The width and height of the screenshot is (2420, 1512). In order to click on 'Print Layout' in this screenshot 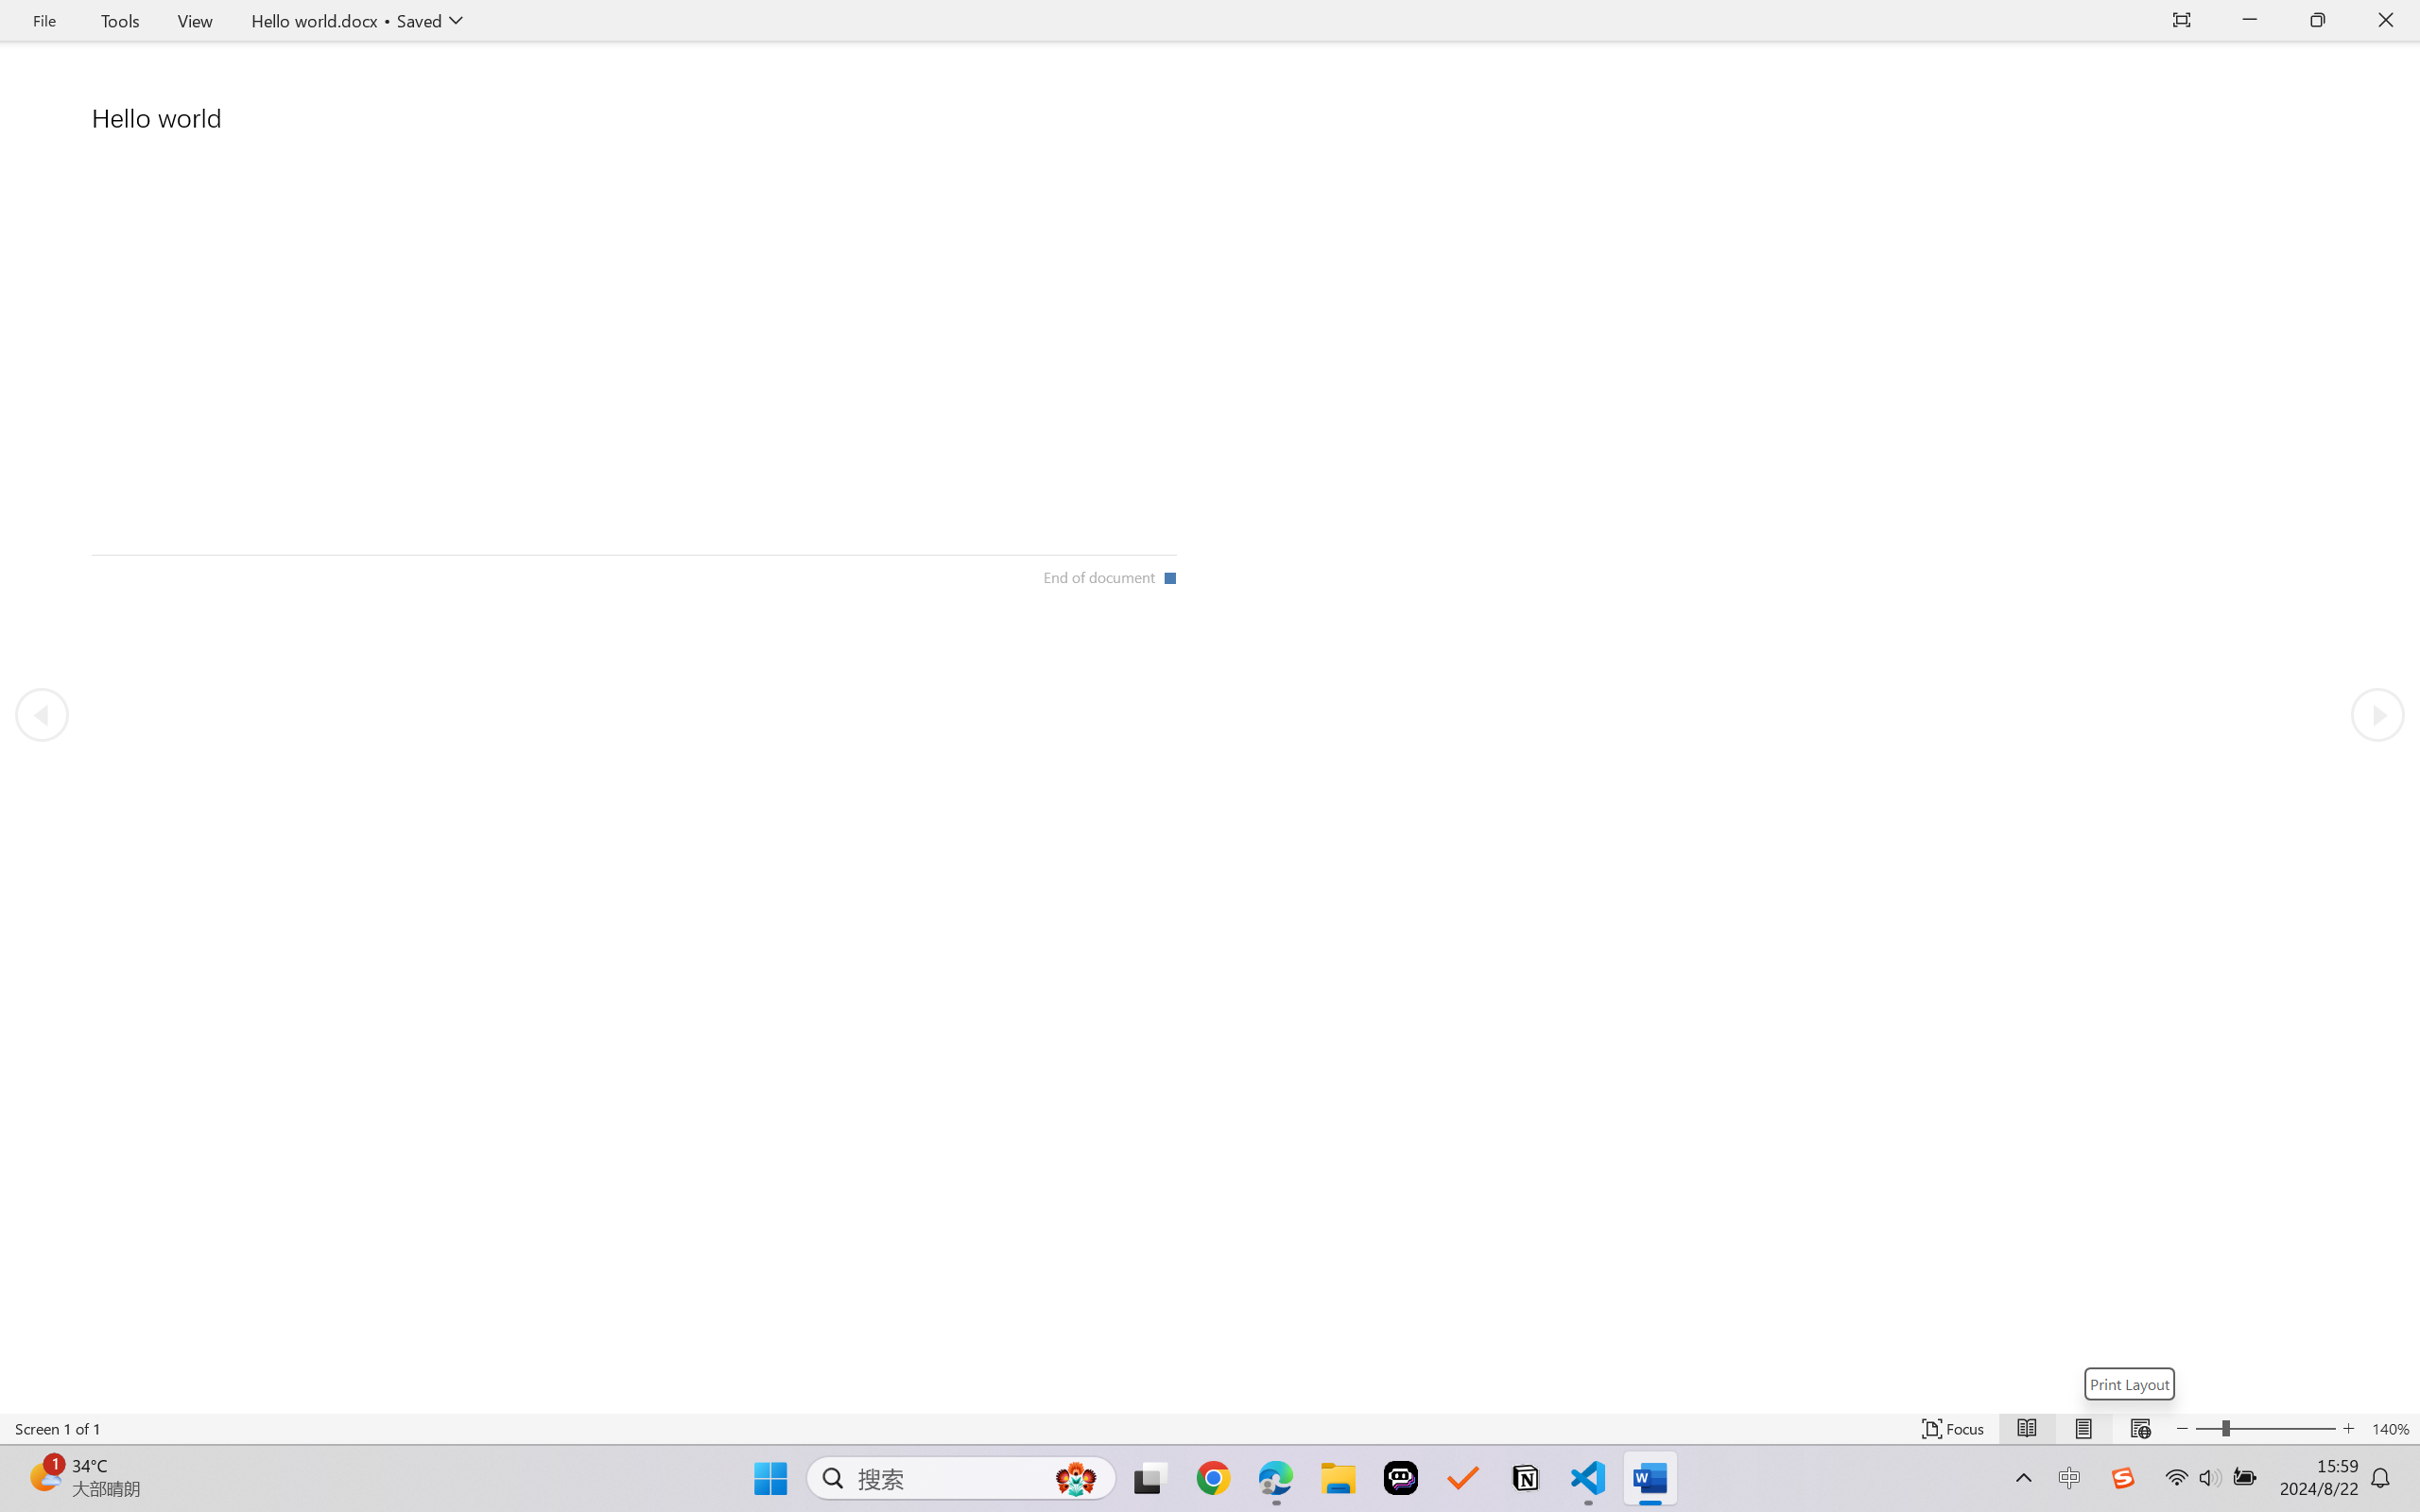, I will do `click(2129, 1383)`.